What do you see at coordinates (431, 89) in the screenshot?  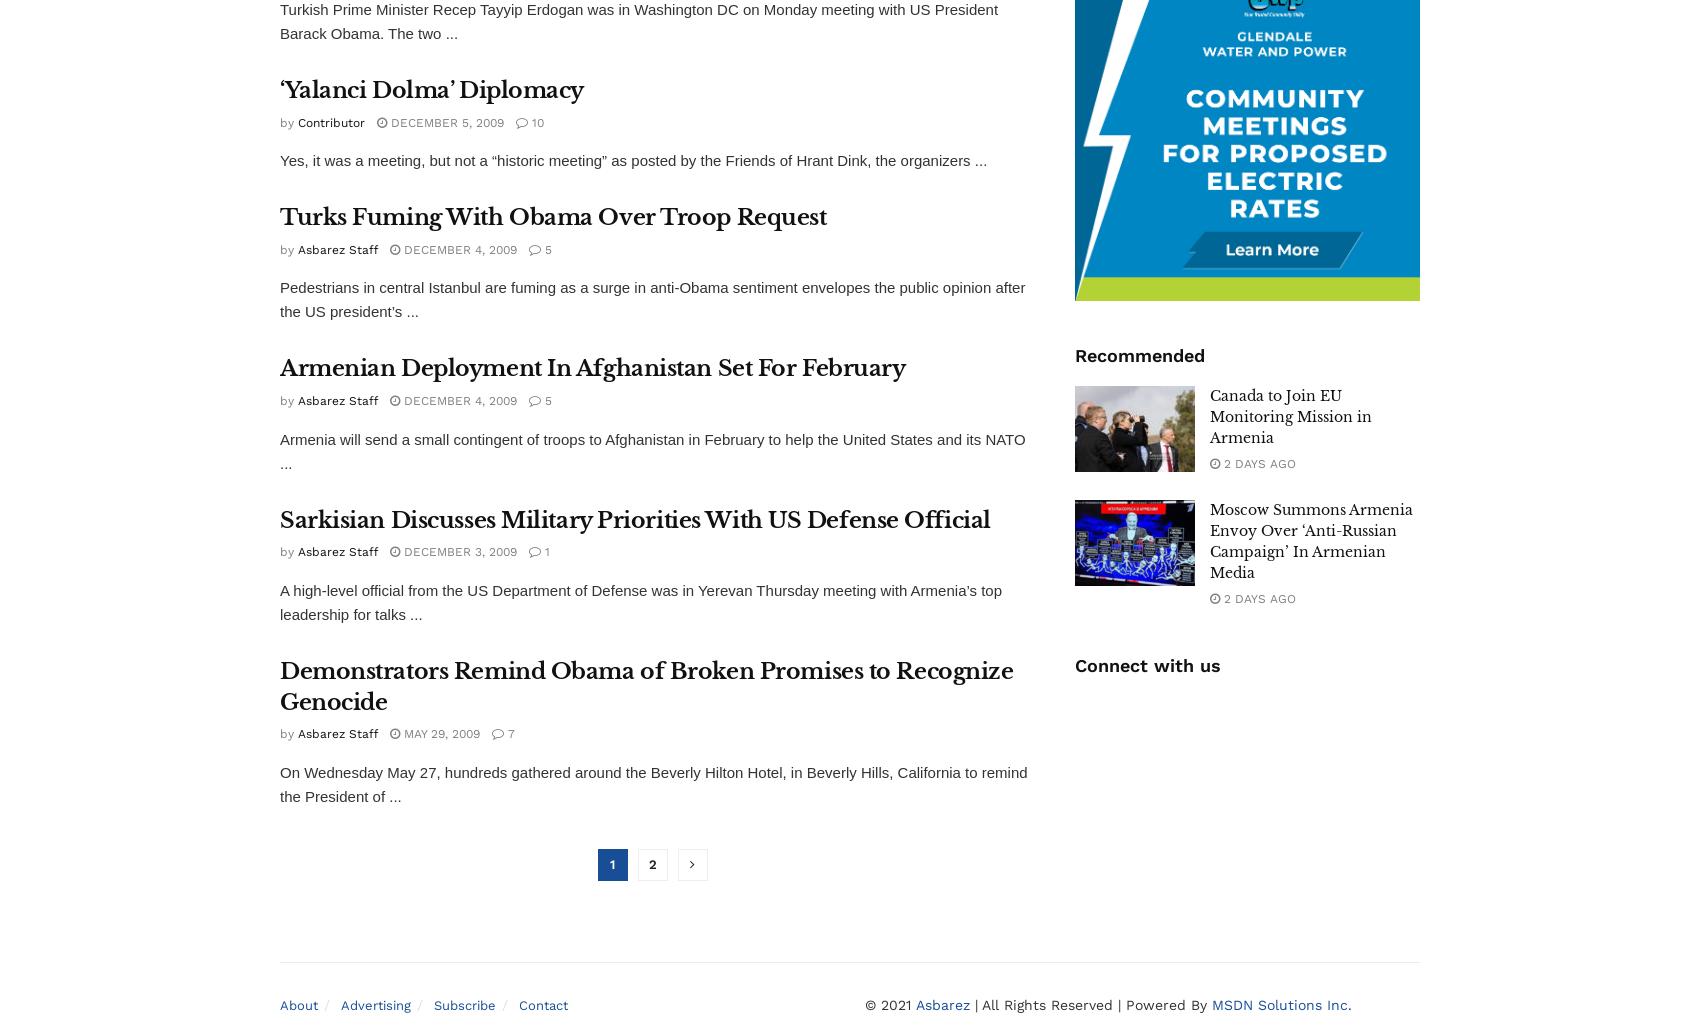 I see `'‘Yalanci Dolma’ Diplomacy'` at bounding box center [431, 89].